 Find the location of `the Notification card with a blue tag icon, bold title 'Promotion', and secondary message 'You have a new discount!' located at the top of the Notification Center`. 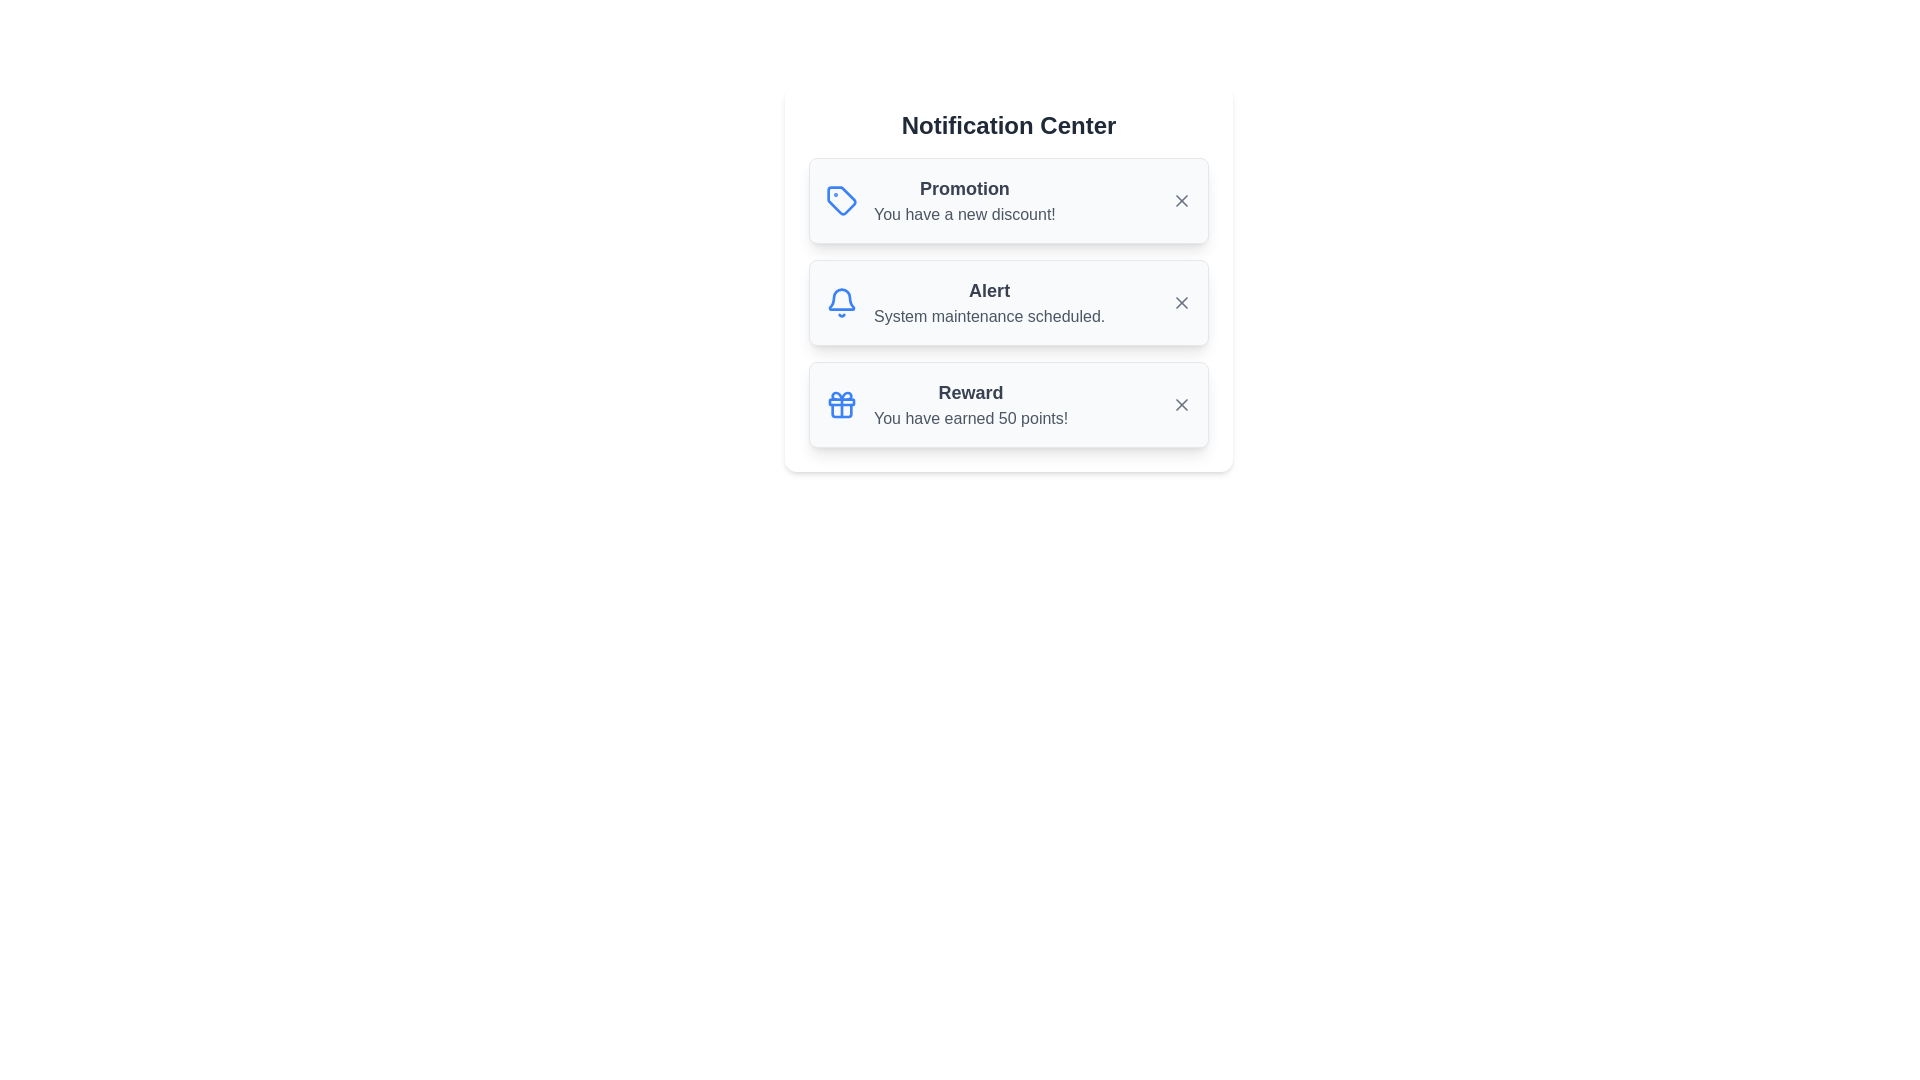

the Notification card with a blue tag icon, bold title 'Promotion', and secondary message 'You have a new discount!' located at the top of the Notification Center is located at coordinates (1008, 200).